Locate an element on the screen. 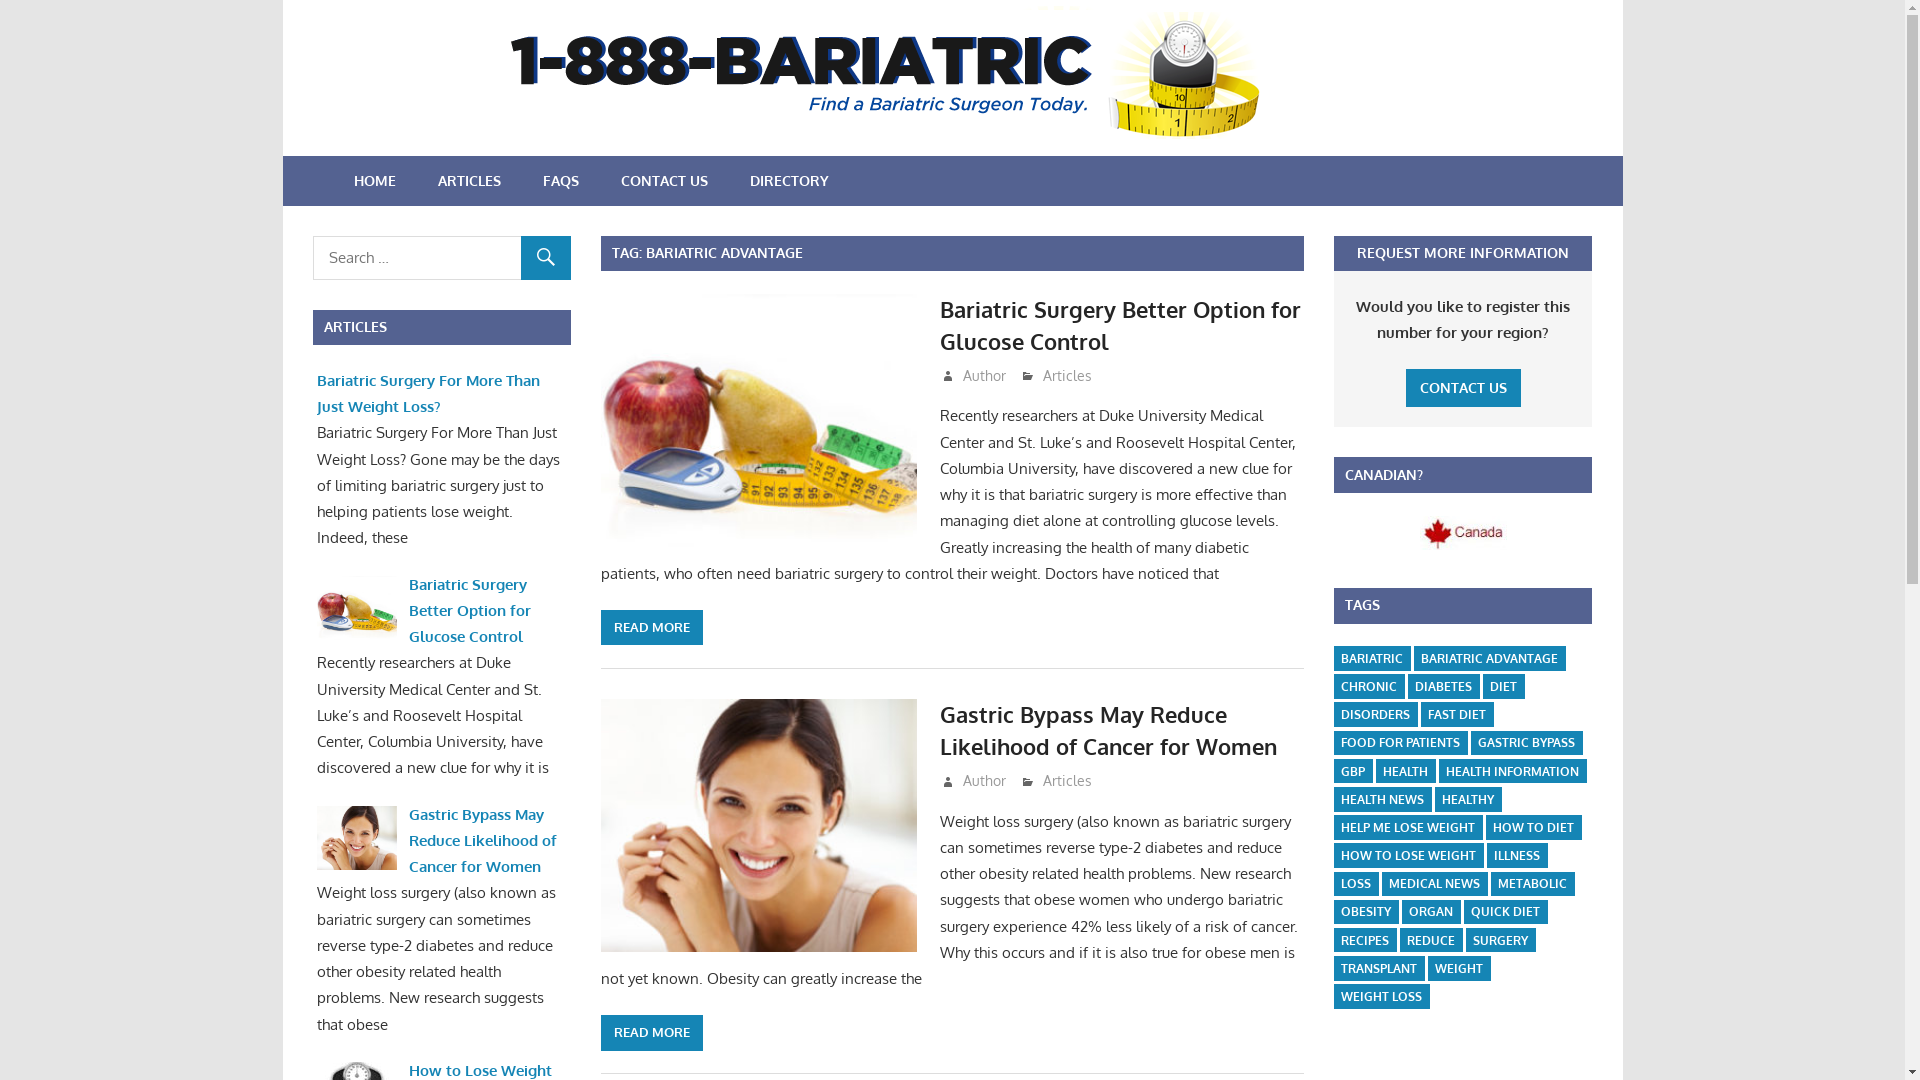 The width and height of the screenshot is (1920, 1080). 'CONTACT US' is located at coordinates (1463, 388).